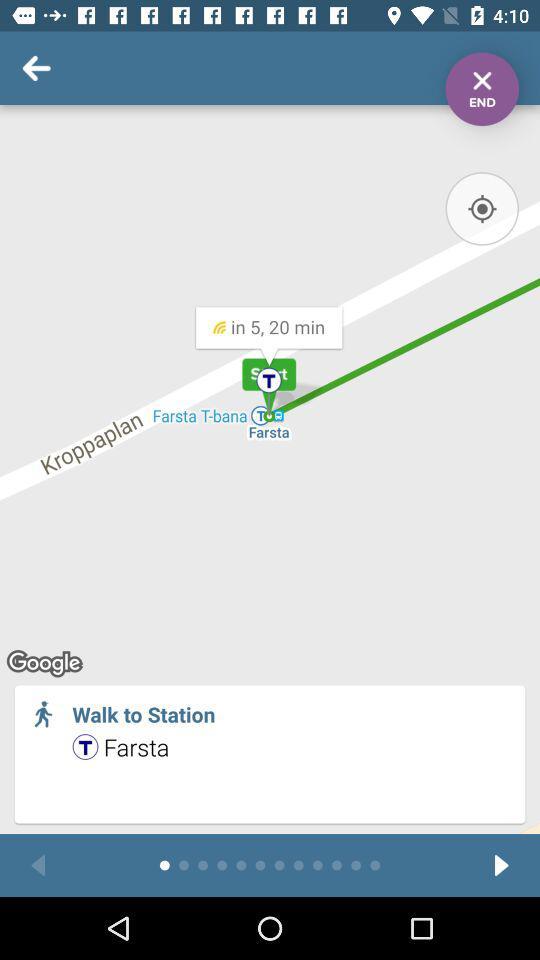 The image size is (540, 960). I want to click on previous, so click(38, 864).